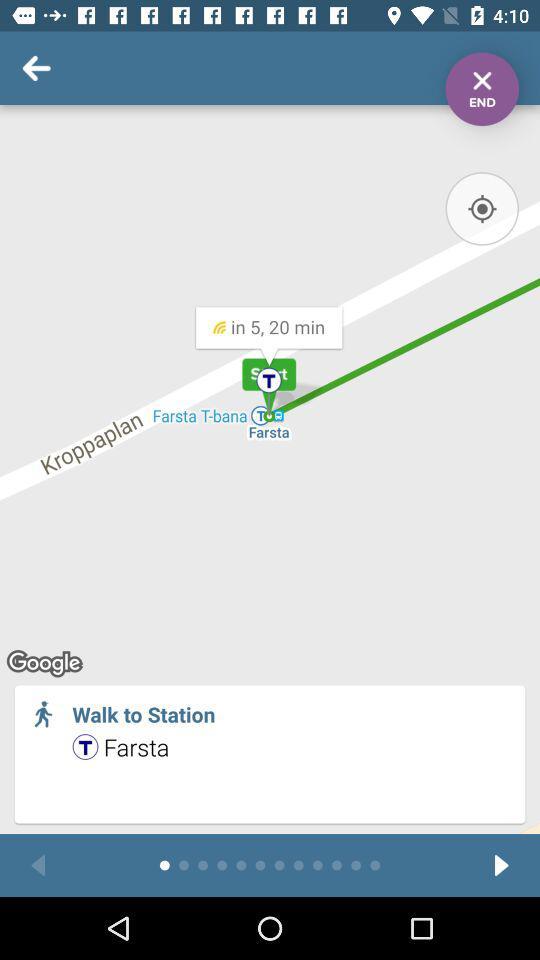 The image size is (540, 960). I want to click on previous, so click(38, 864).